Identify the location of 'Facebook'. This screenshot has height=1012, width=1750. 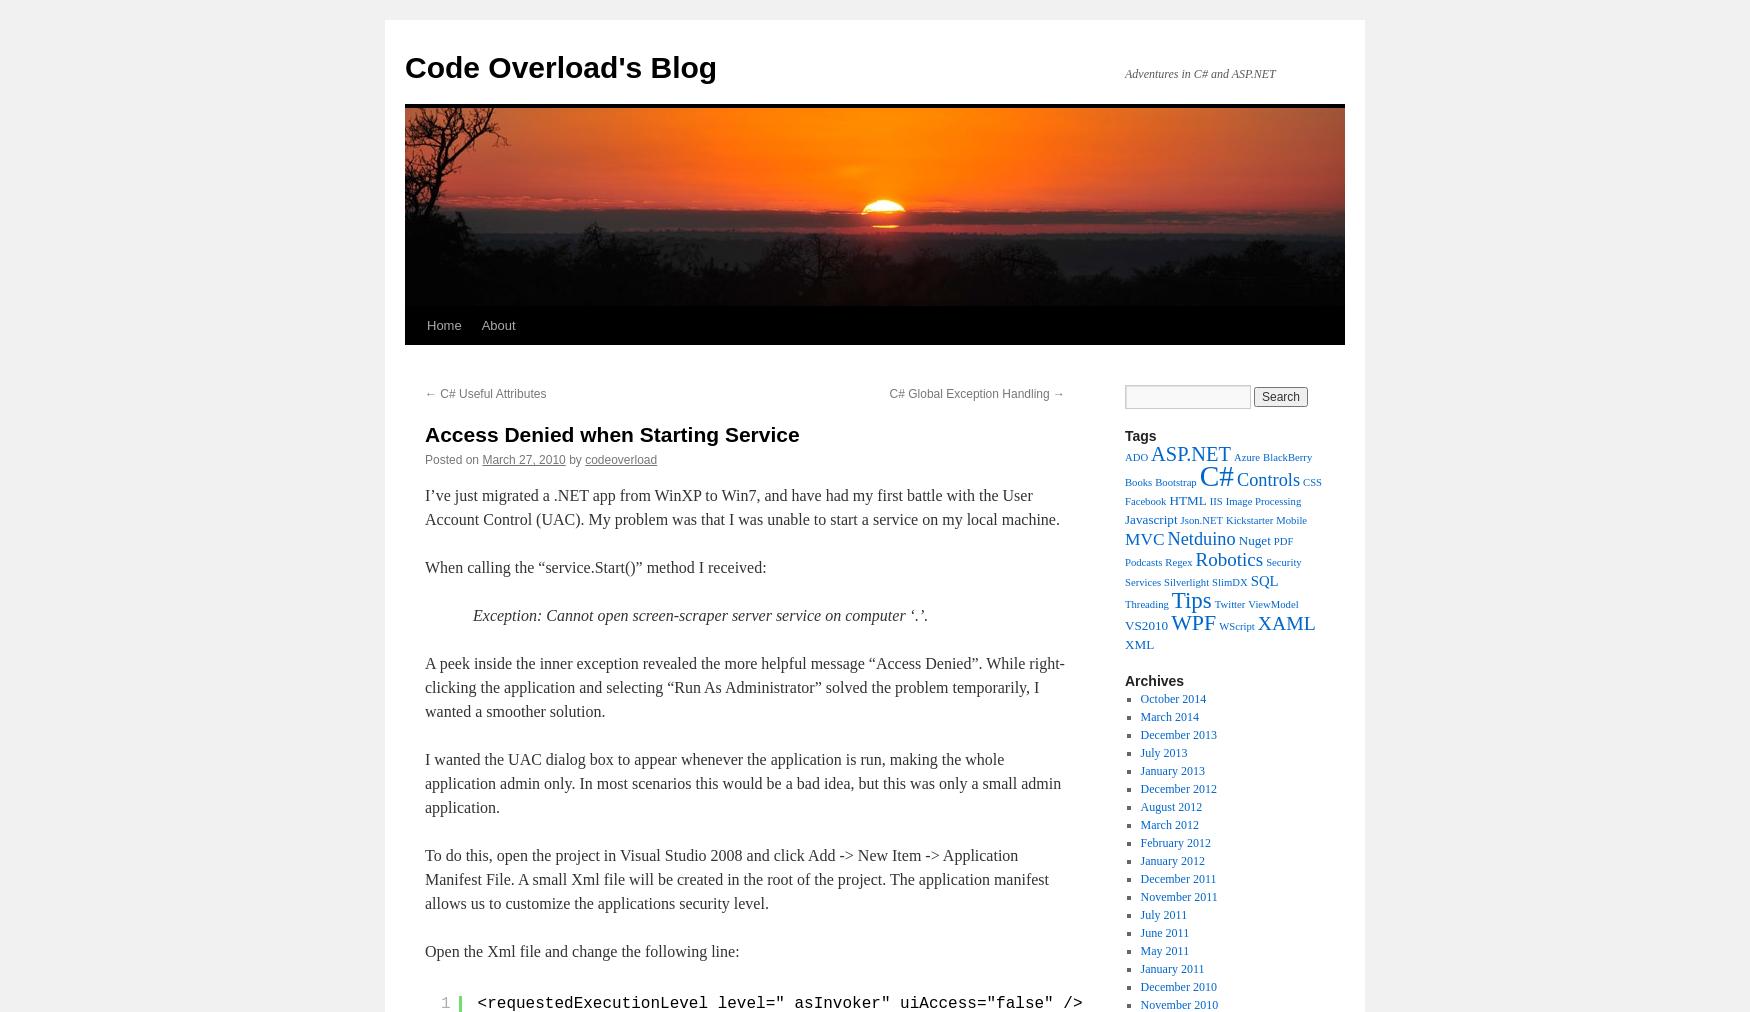
(1144, 501).